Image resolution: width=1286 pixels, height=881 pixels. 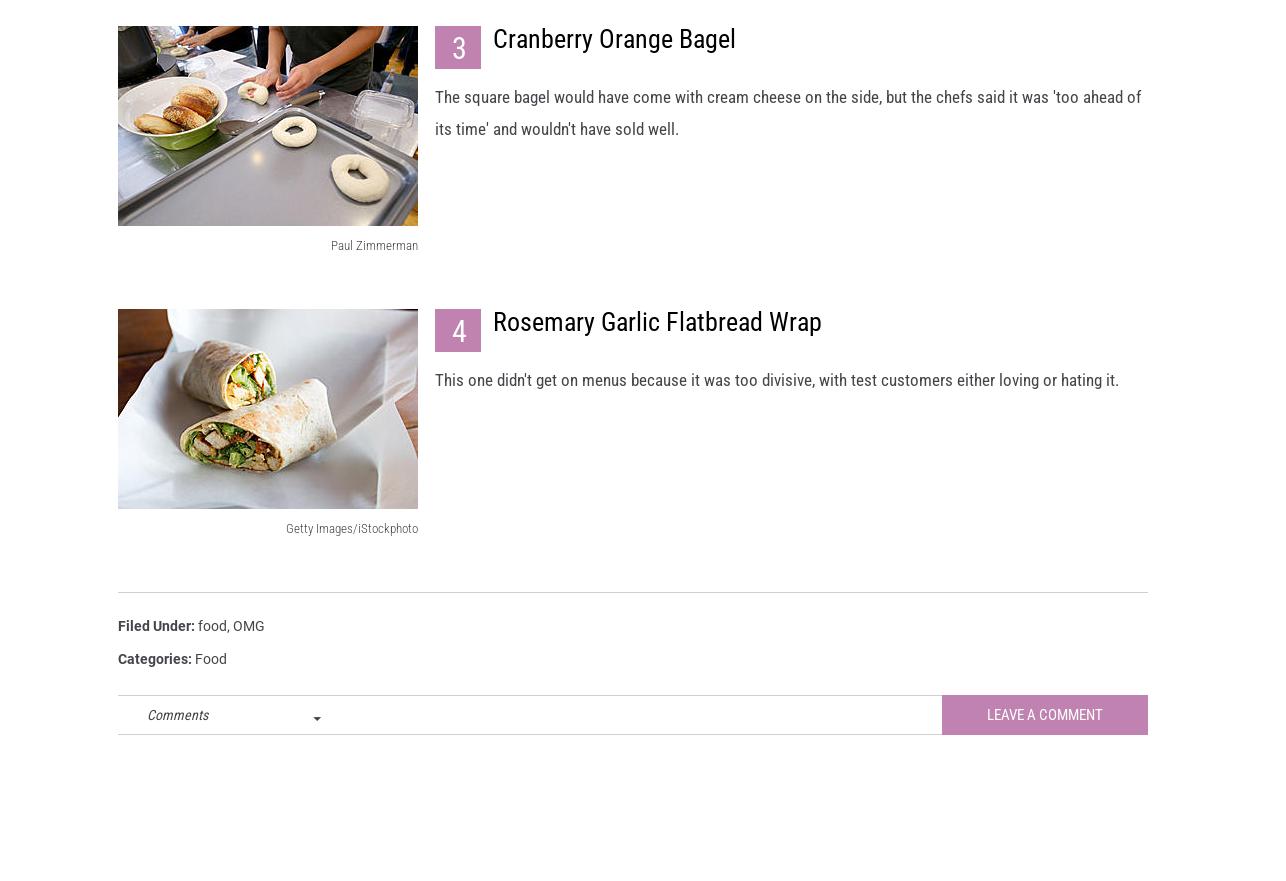 What do you see at coordinates (153, 676) in the screenshot?
I see `'Categories'` at bounding box center [153, 676].